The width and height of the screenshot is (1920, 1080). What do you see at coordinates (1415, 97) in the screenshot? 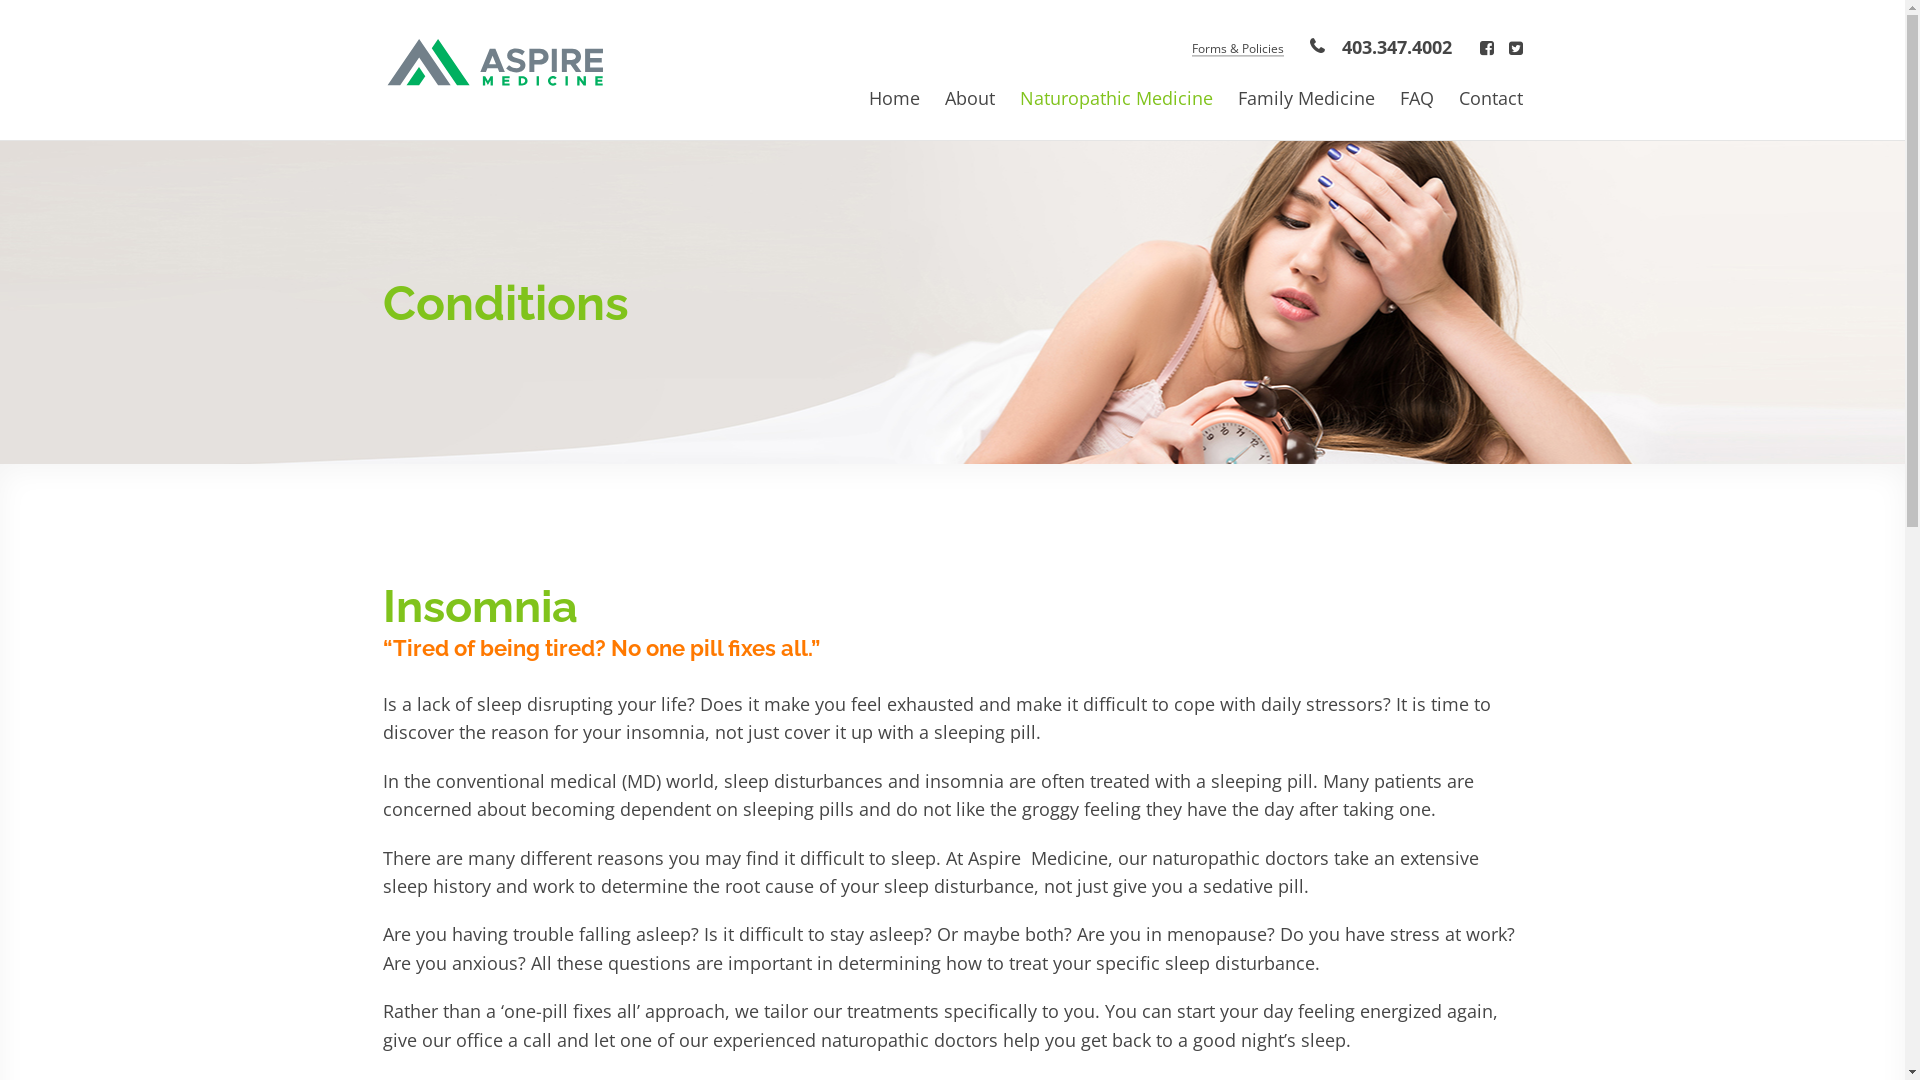
I see `'FAQ'` at bounding box center [1415, 97].